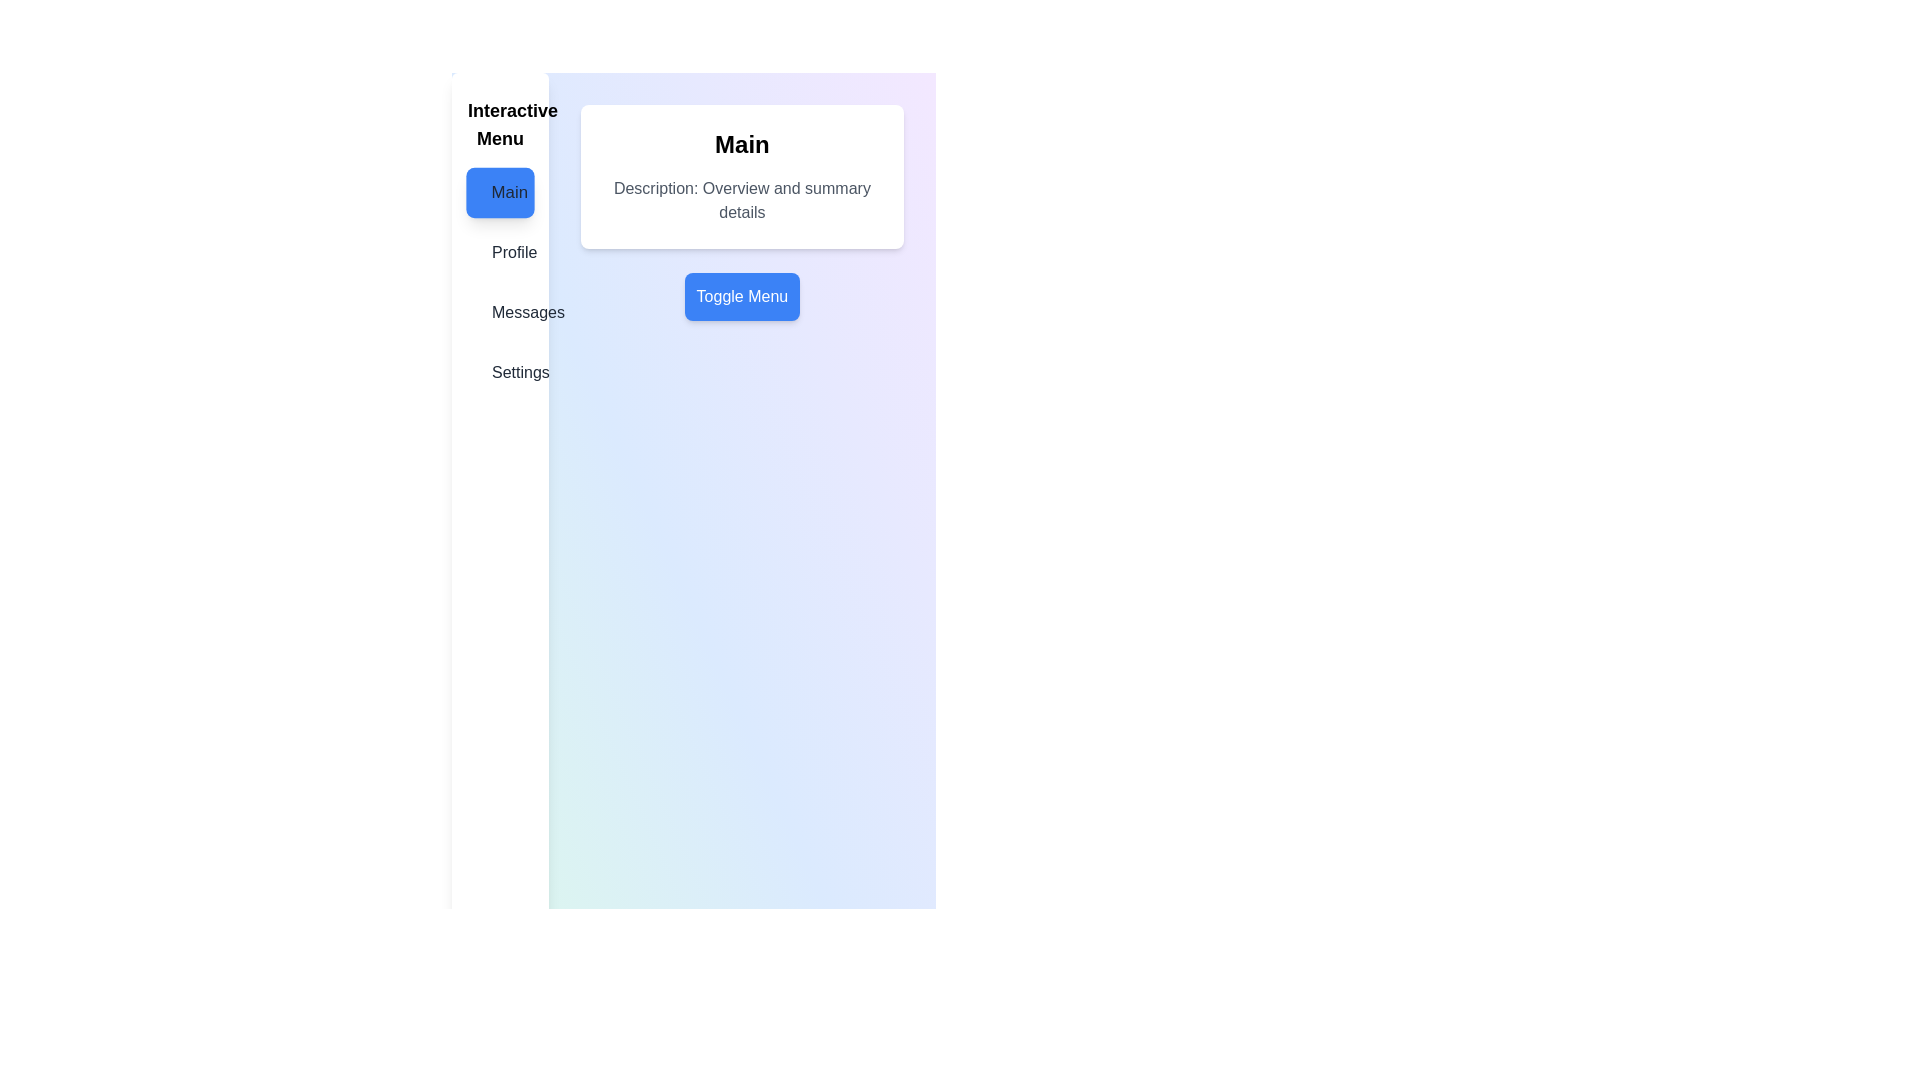  I want to click on the menu item Settings from the menu, so click(499, 373).